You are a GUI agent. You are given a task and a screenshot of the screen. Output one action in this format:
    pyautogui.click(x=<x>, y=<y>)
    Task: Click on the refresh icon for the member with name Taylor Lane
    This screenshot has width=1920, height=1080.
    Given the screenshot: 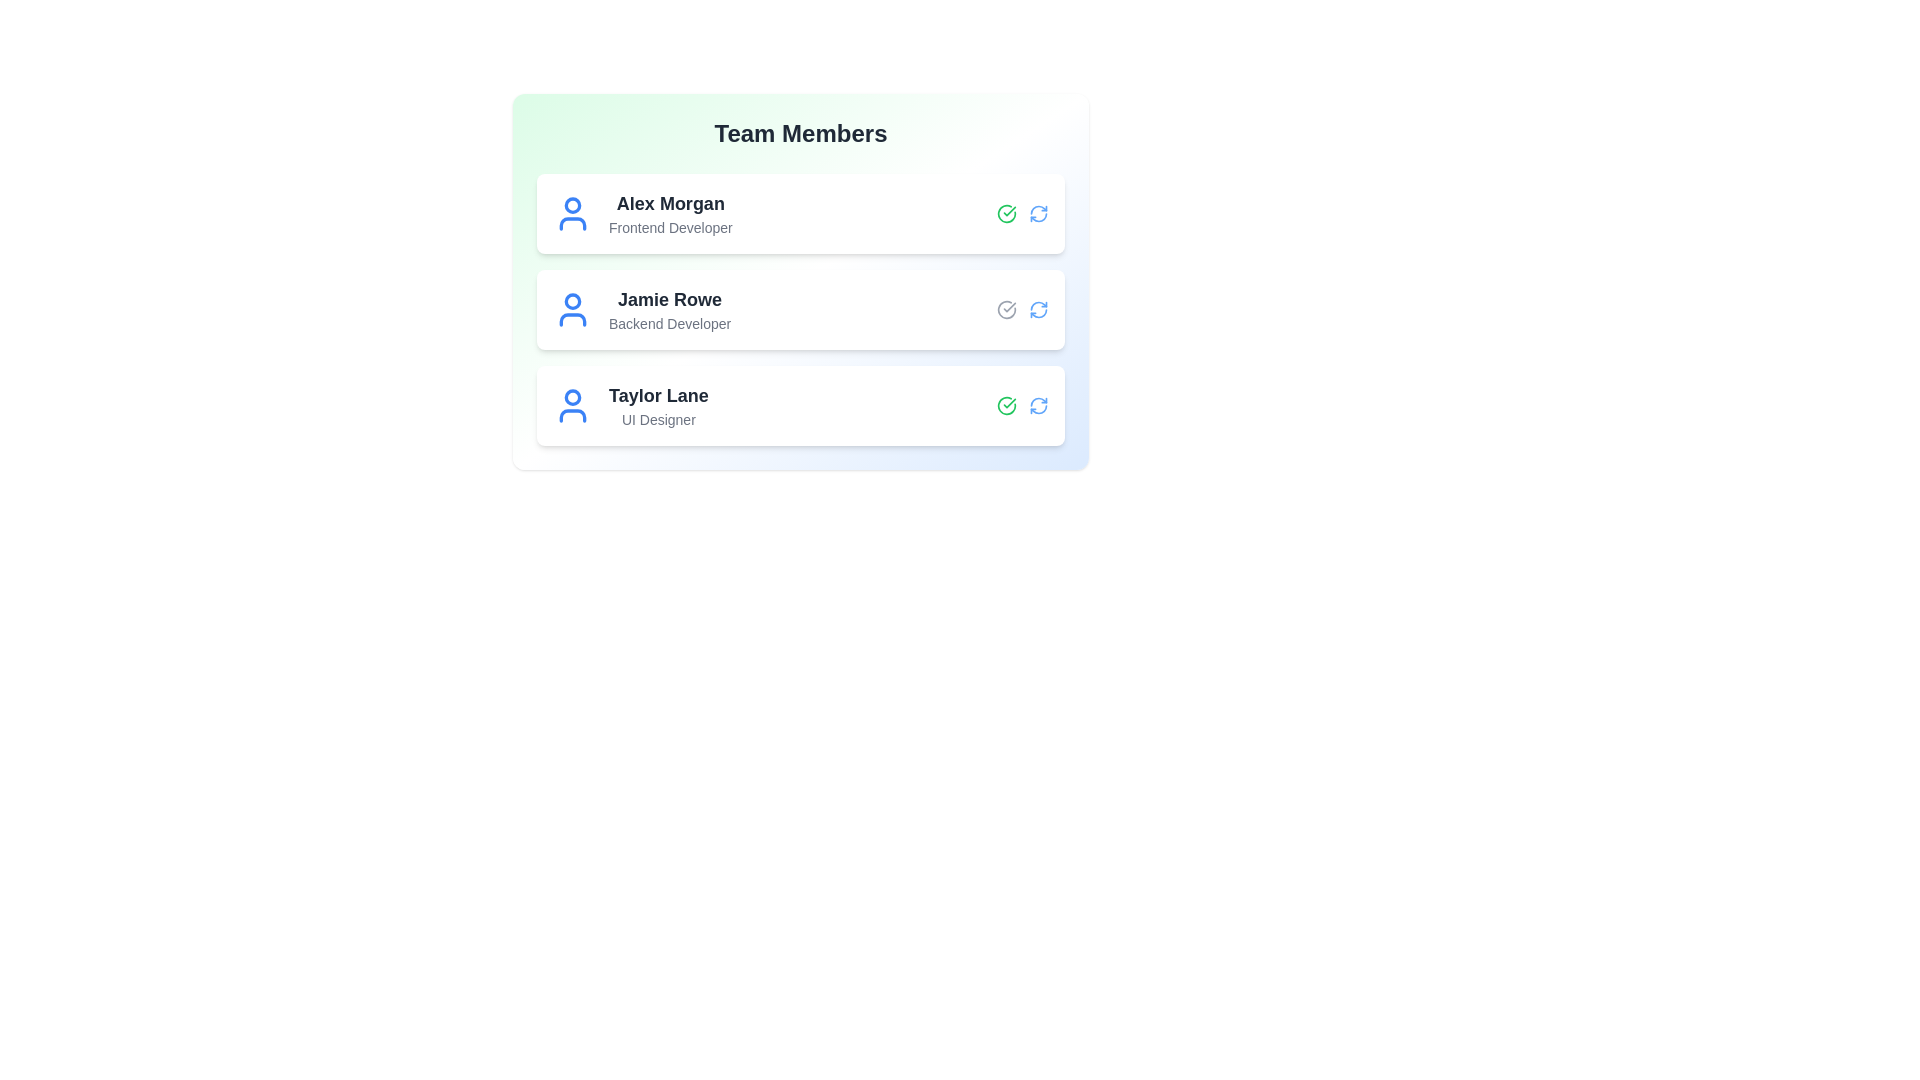 What is the action you would take?
    pyautogui.click(x=1038, y=405)
    